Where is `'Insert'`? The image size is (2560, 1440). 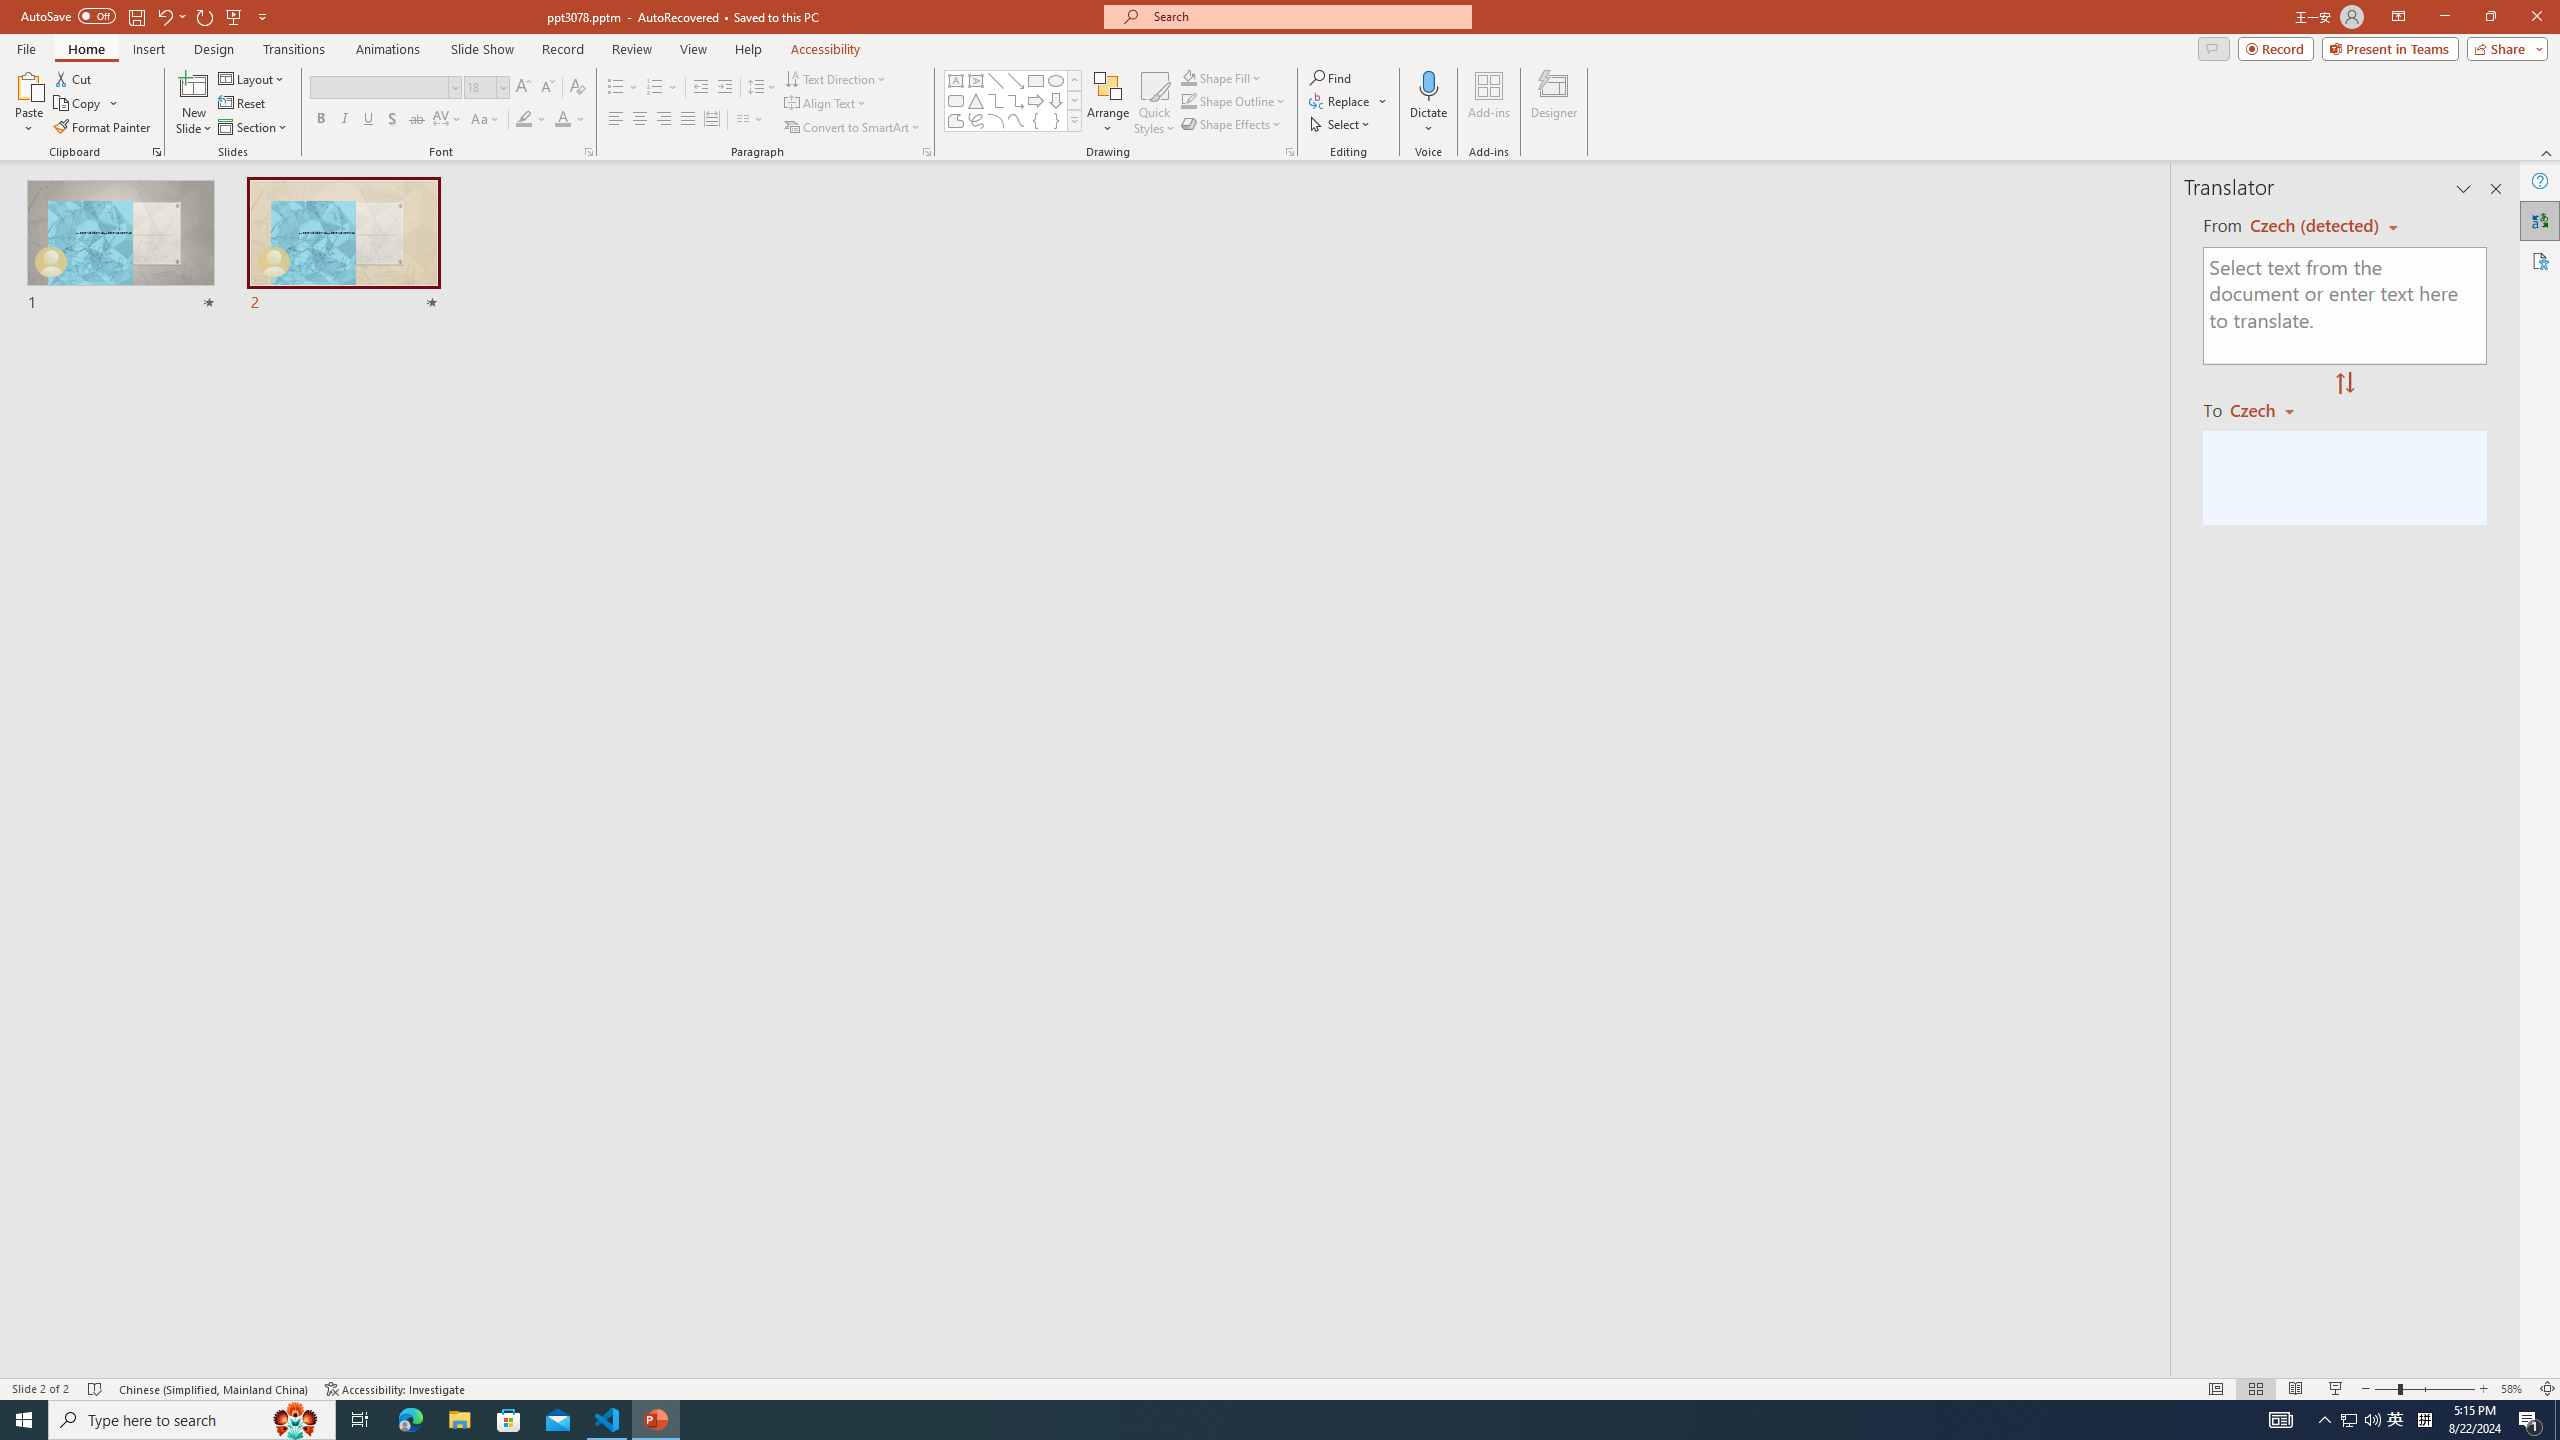 'Insert' is located at coordinates (147, 49).